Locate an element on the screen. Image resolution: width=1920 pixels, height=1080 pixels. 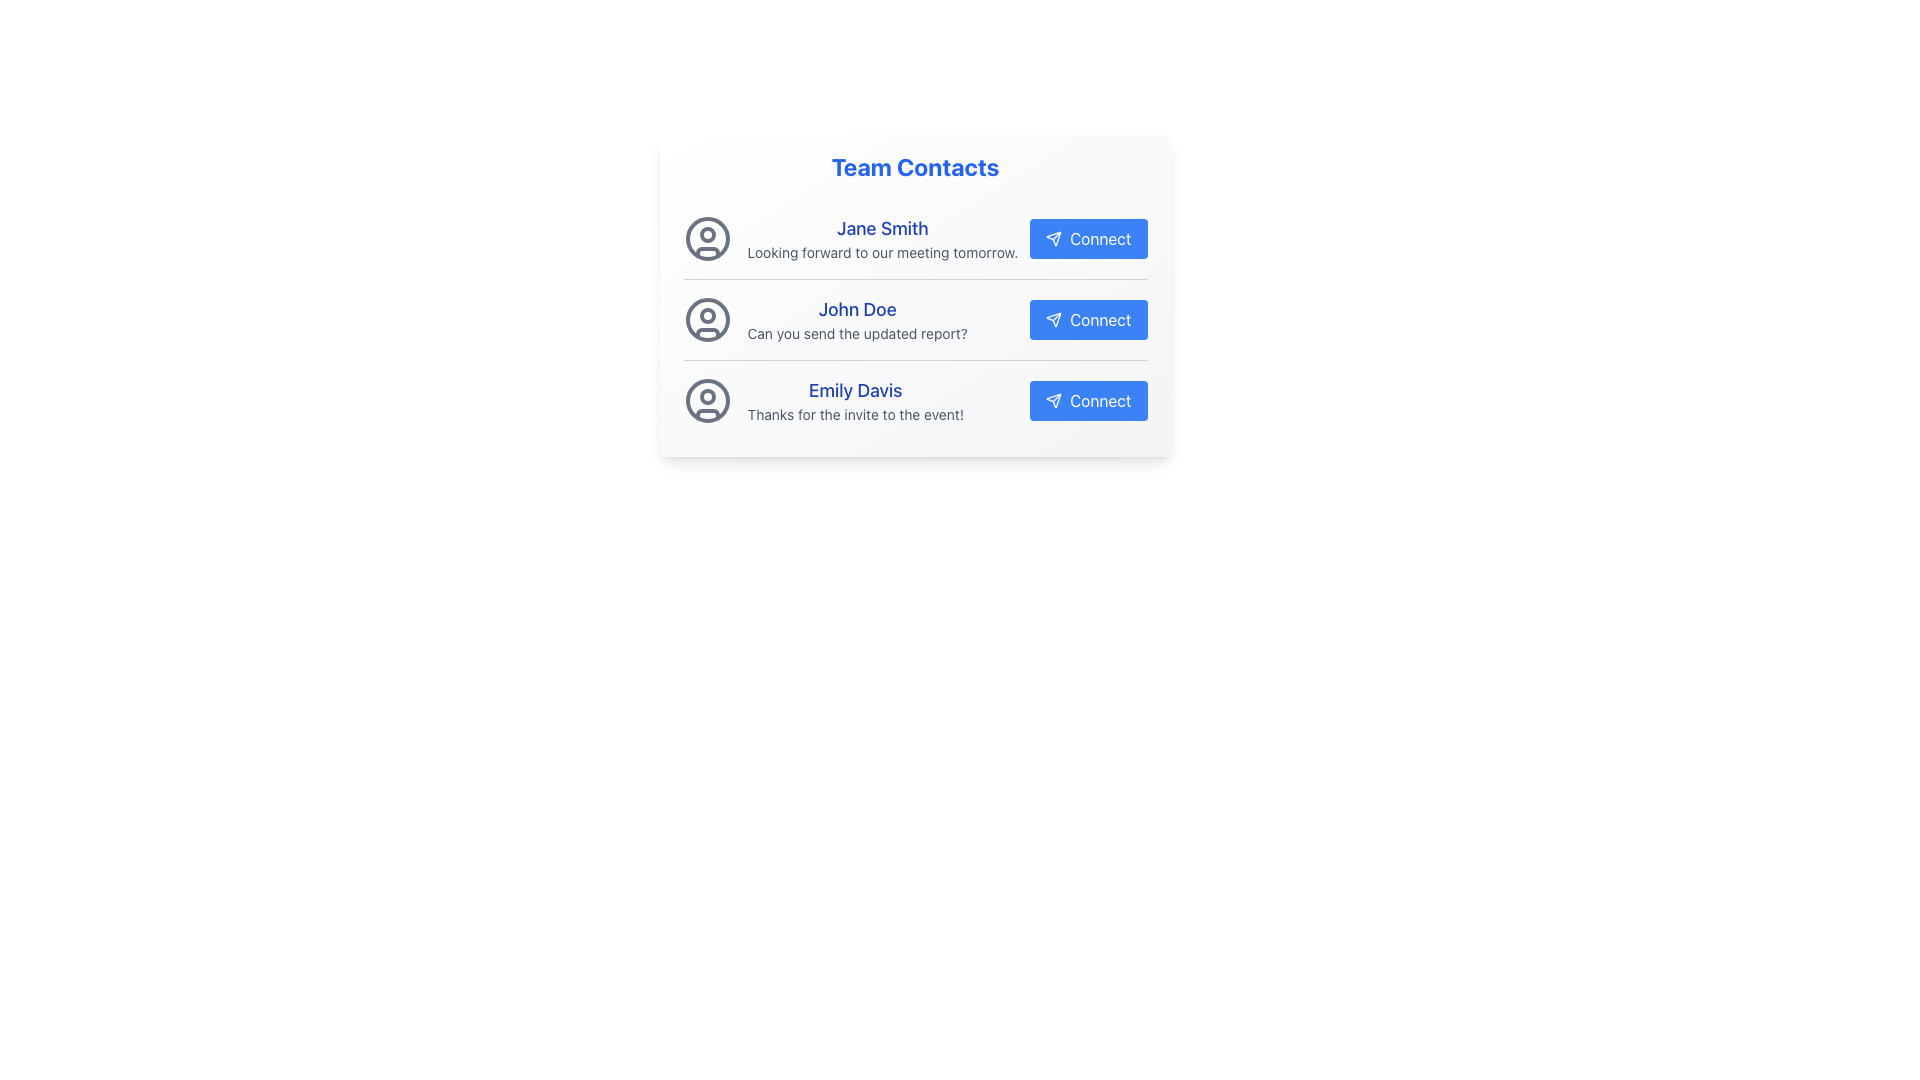
the button located to the right of 'Jane Smith' is located at coordinates (1087, 238).